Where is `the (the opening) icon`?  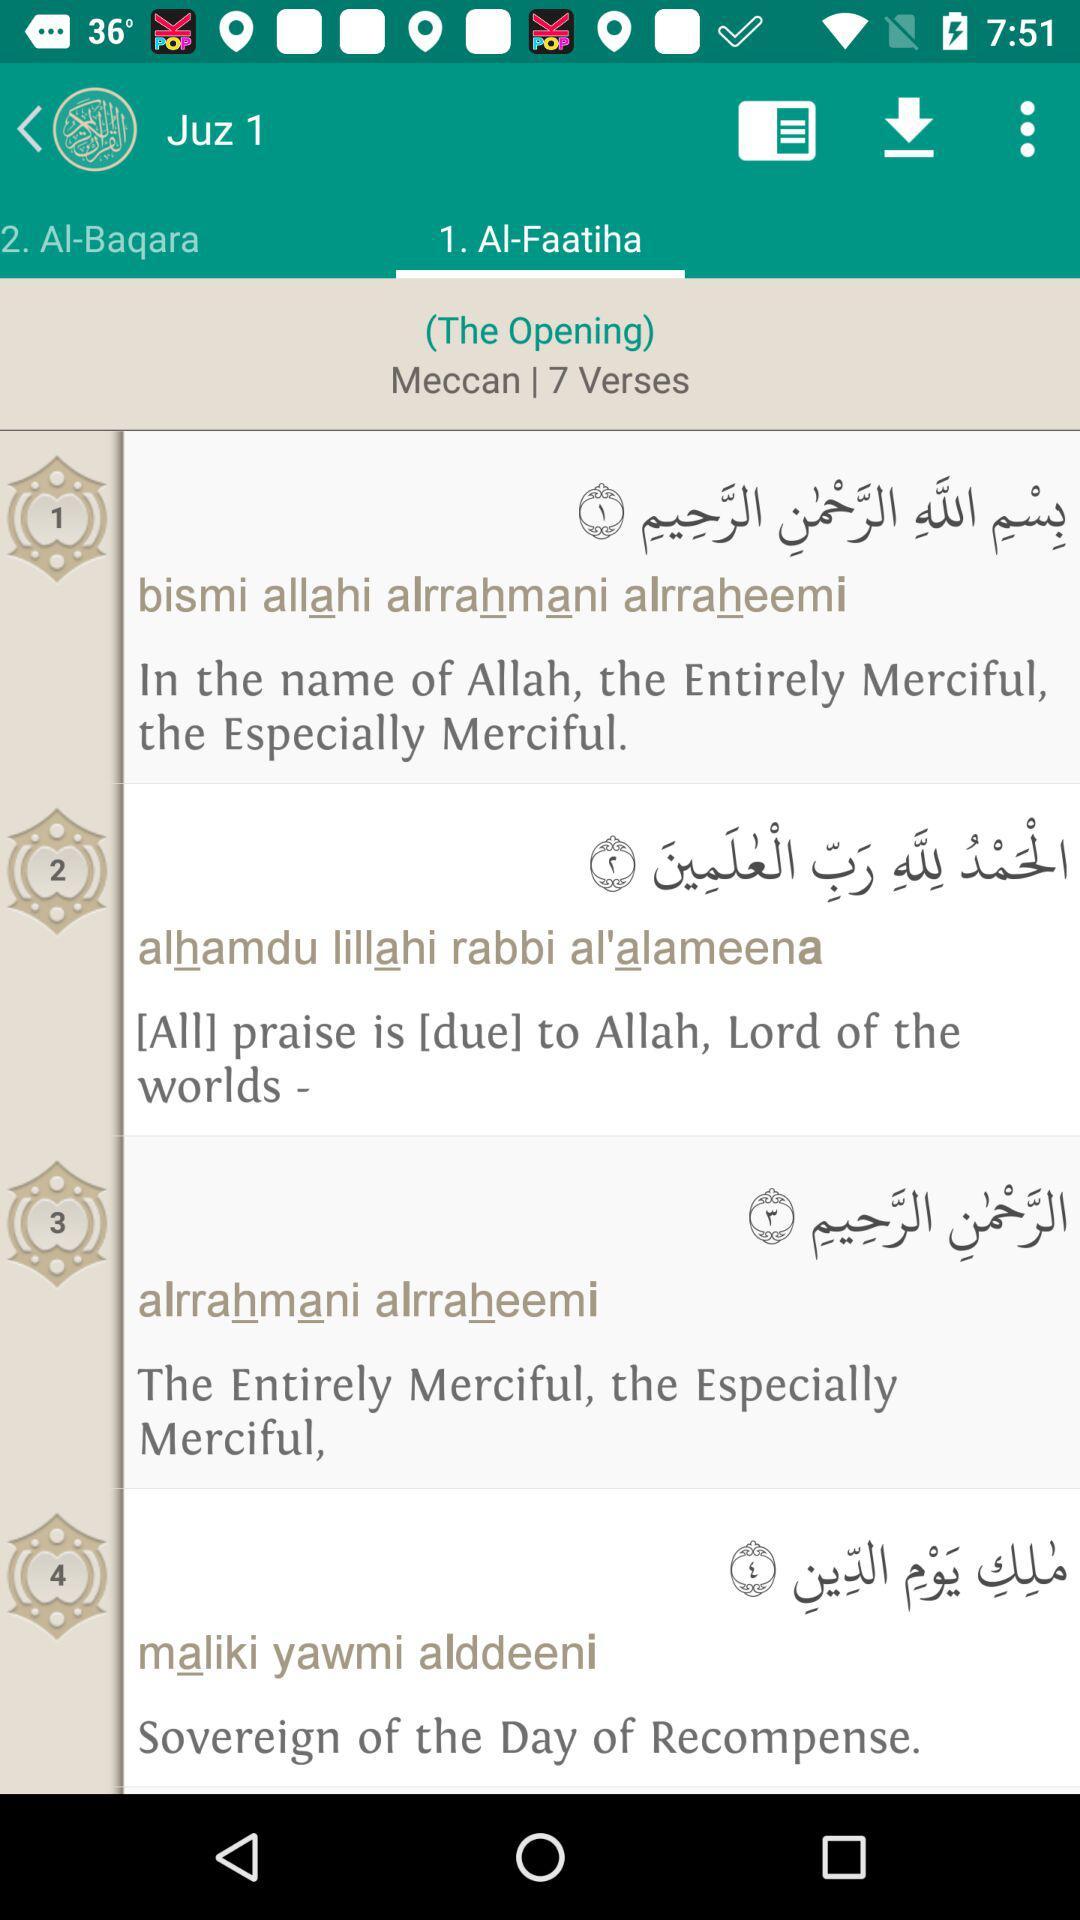 the (the opening) icon is located at coordinates (540, 329).